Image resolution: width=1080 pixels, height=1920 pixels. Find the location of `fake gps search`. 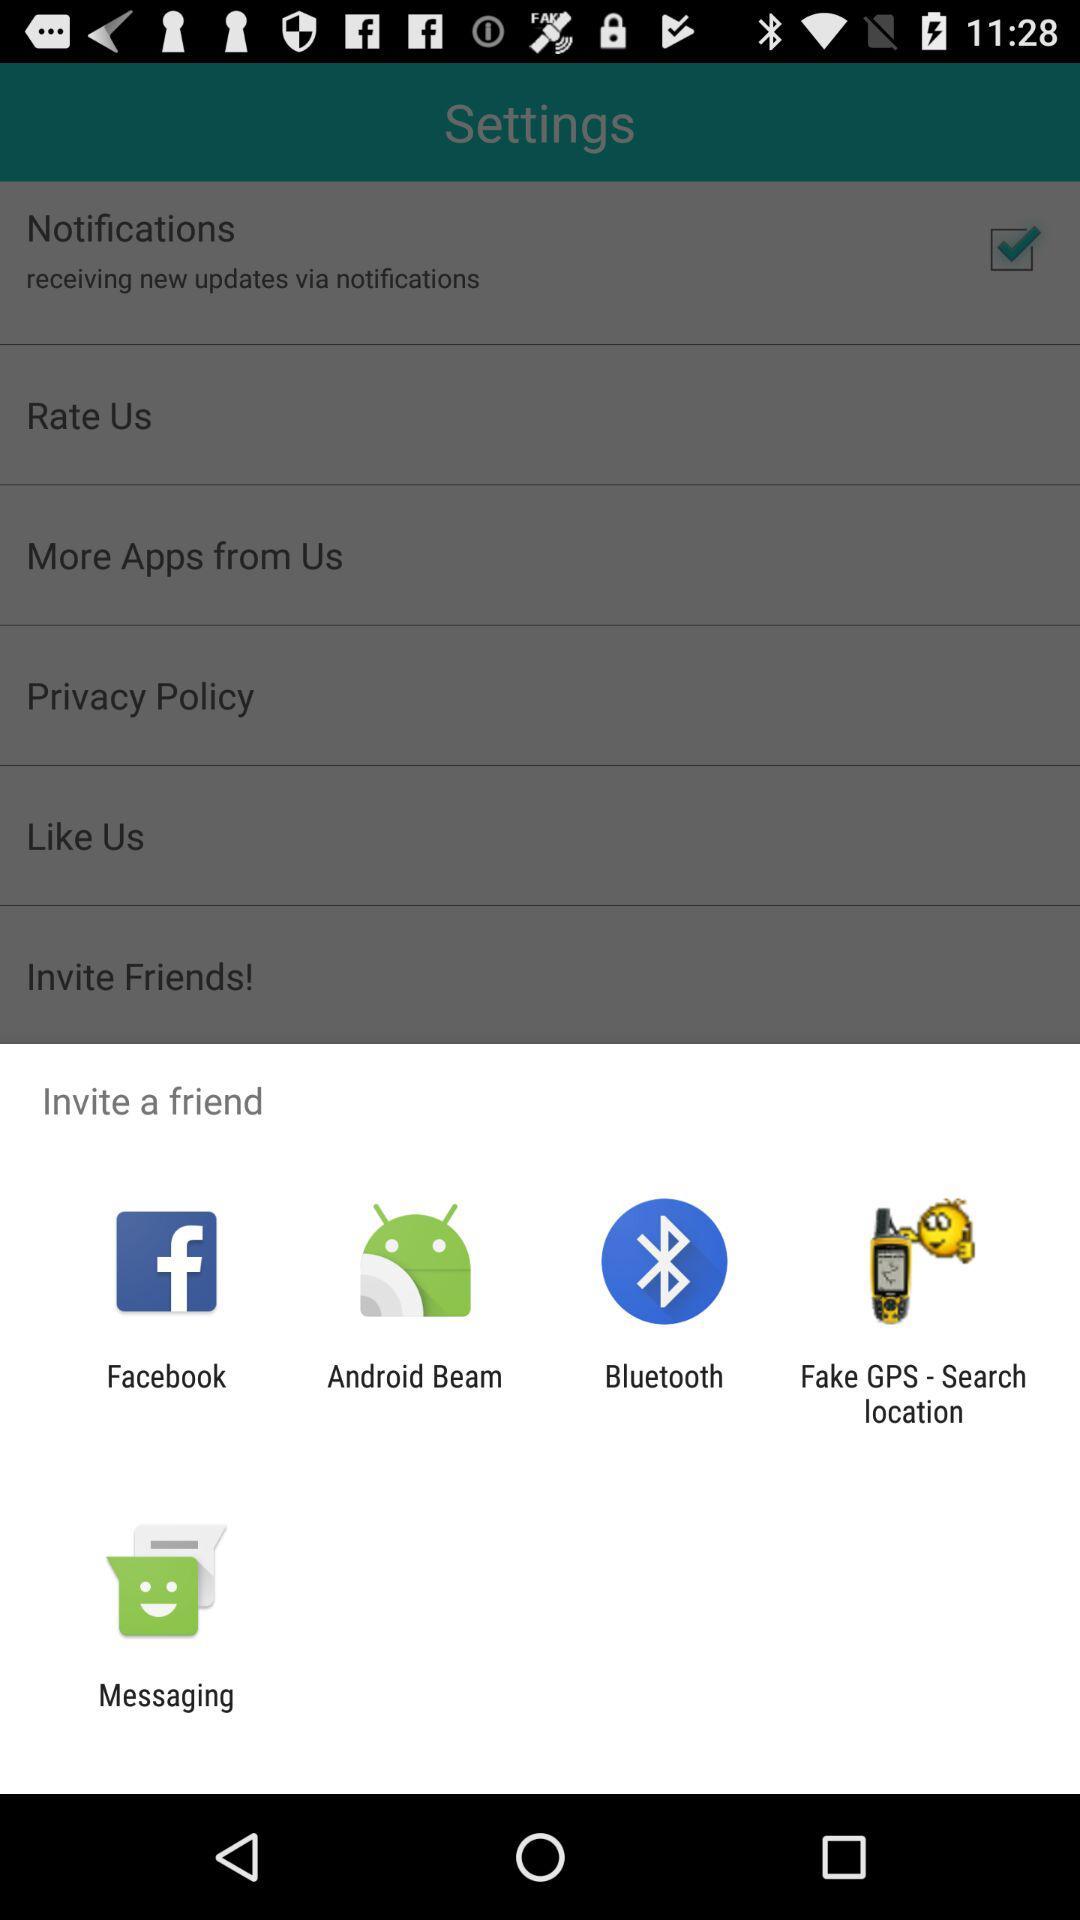

fake gps search is located at coordinates (913, 1392).